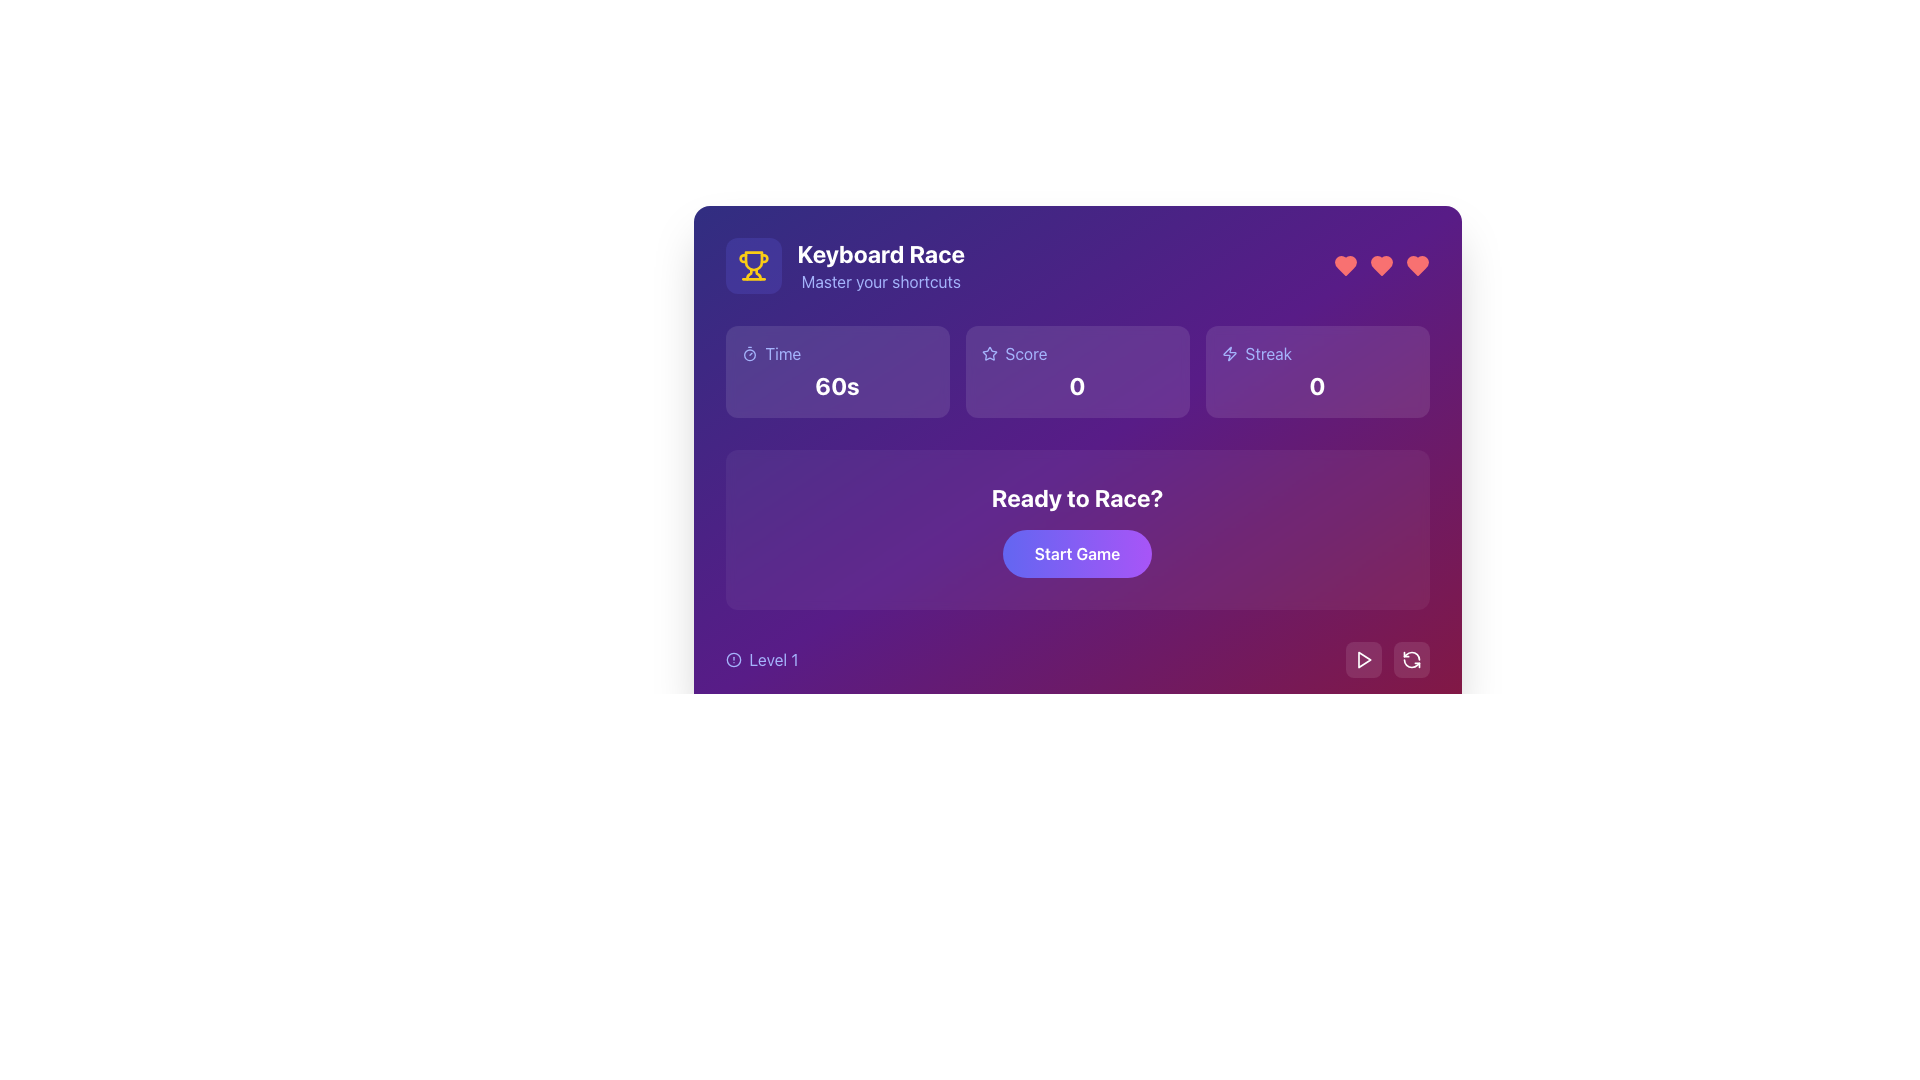 This screenshot has width=1920, height=1080. What do you see at coordinates (1410, 659) in the screenshot?
I see `the refresh/reset button, which is the second rounded icon at the bottom-right corner of the purple interface, next to the triangular play button` at bounding box center [1410, 659].